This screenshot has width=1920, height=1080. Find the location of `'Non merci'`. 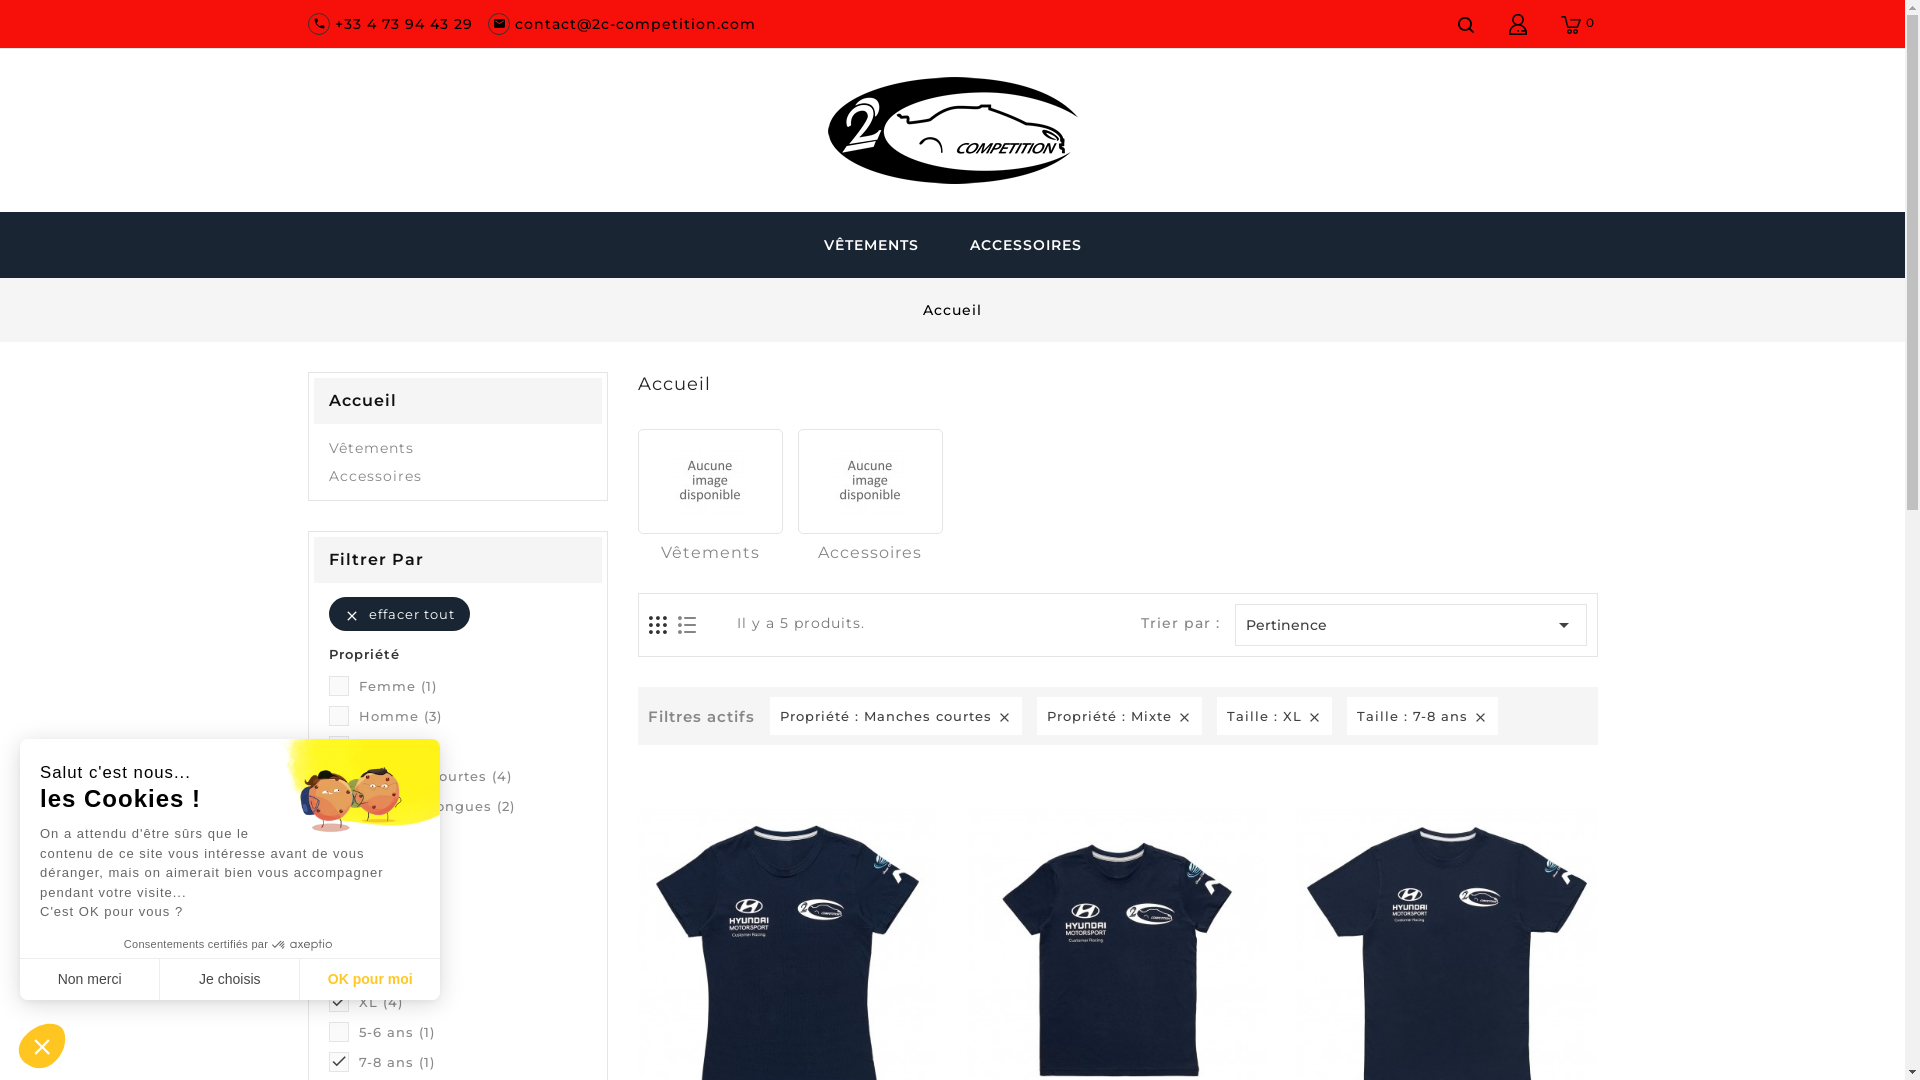

'Non merci' is located at coordinates (19, 978).